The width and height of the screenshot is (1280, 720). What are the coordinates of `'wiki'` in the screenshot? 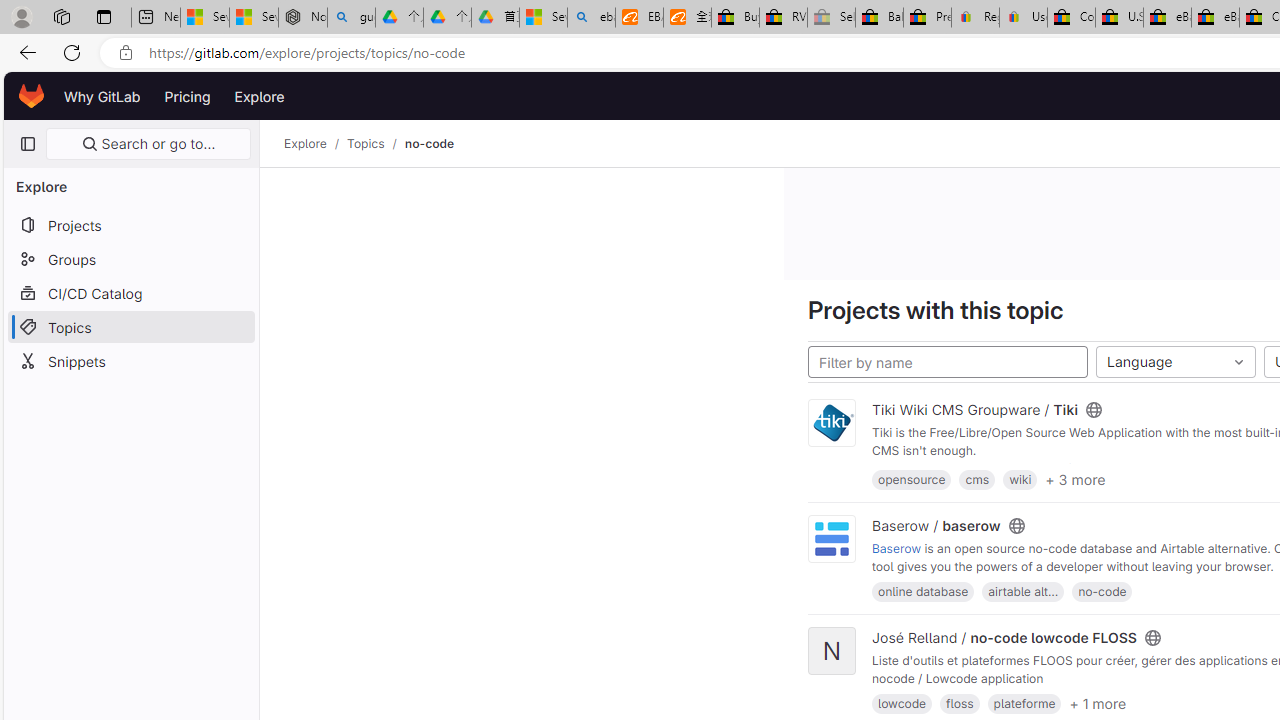 It's located at (1020, 479).